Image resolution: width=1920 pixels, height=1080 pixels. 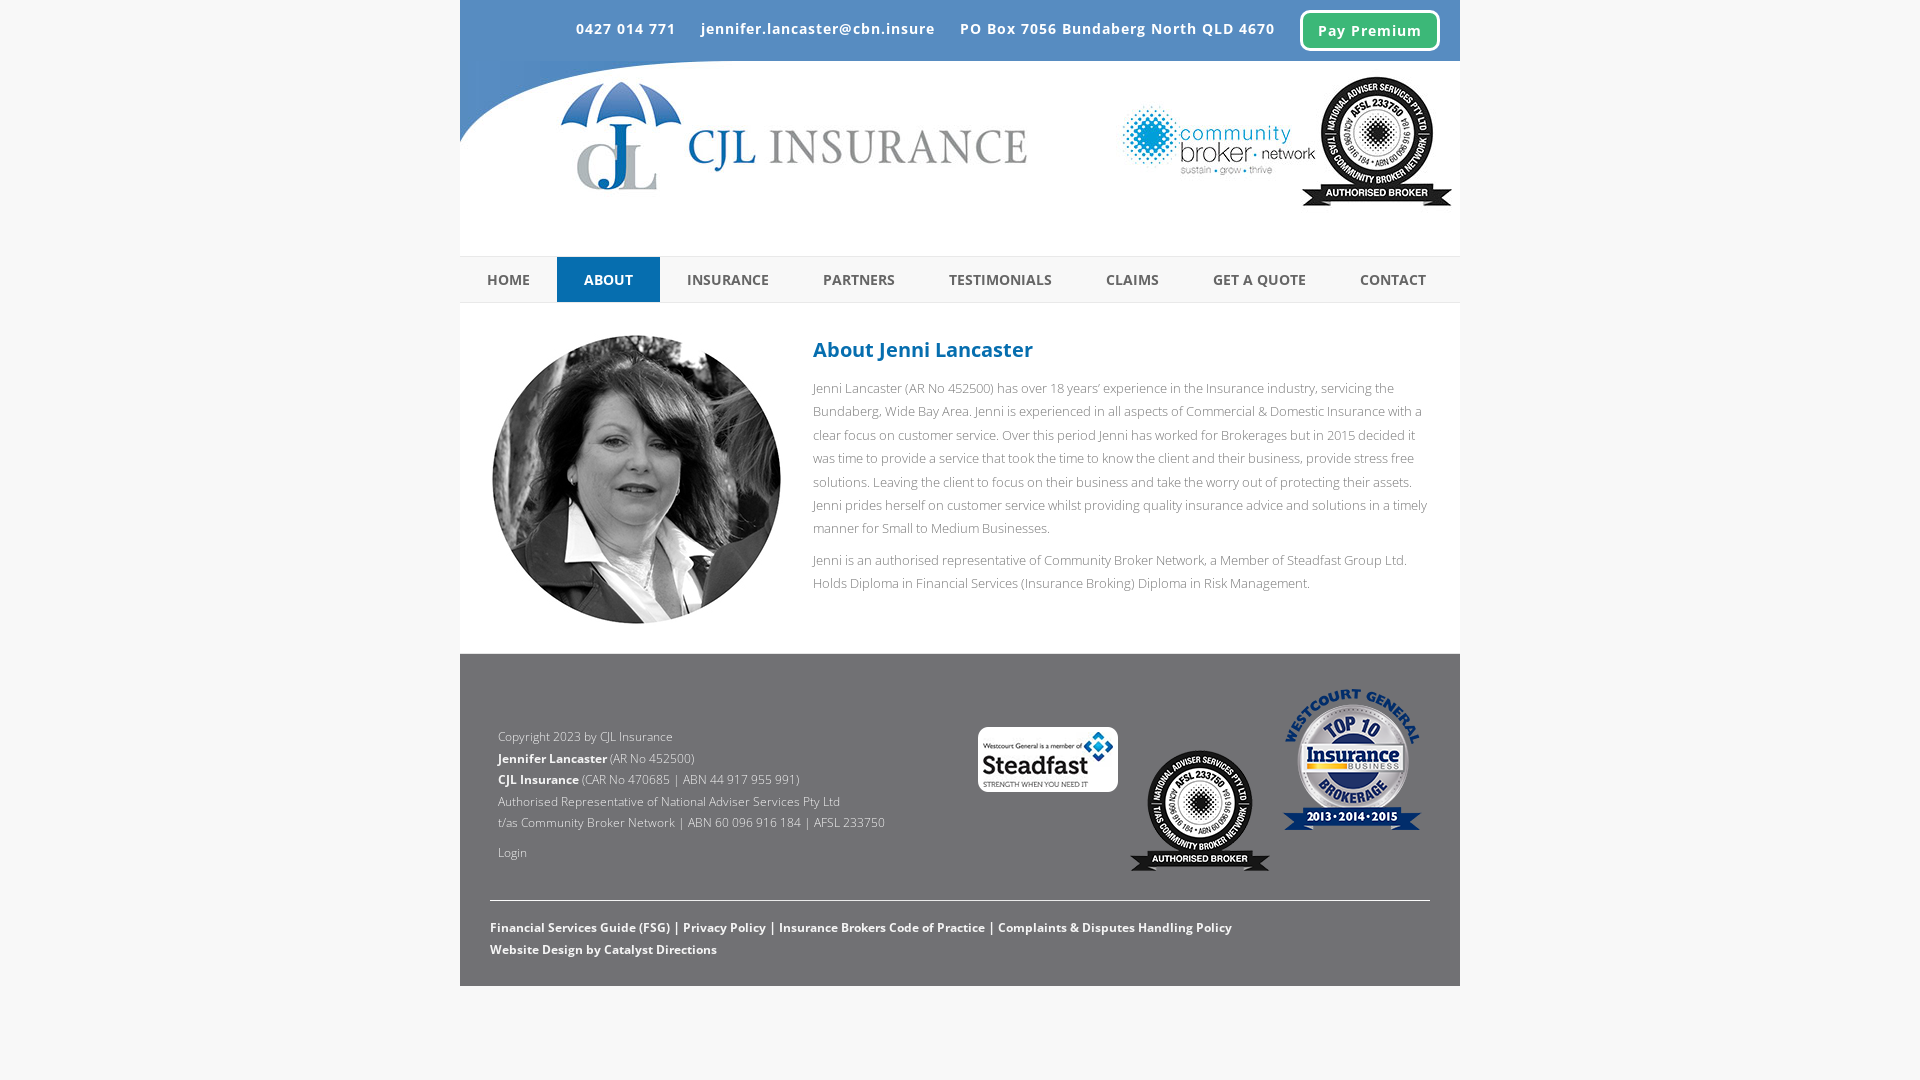 What do you see at coordinates (998, 927) in the screenshot?
I see `'Complaints & Disputes Handling Policy'` at bounding box center [998, 927].